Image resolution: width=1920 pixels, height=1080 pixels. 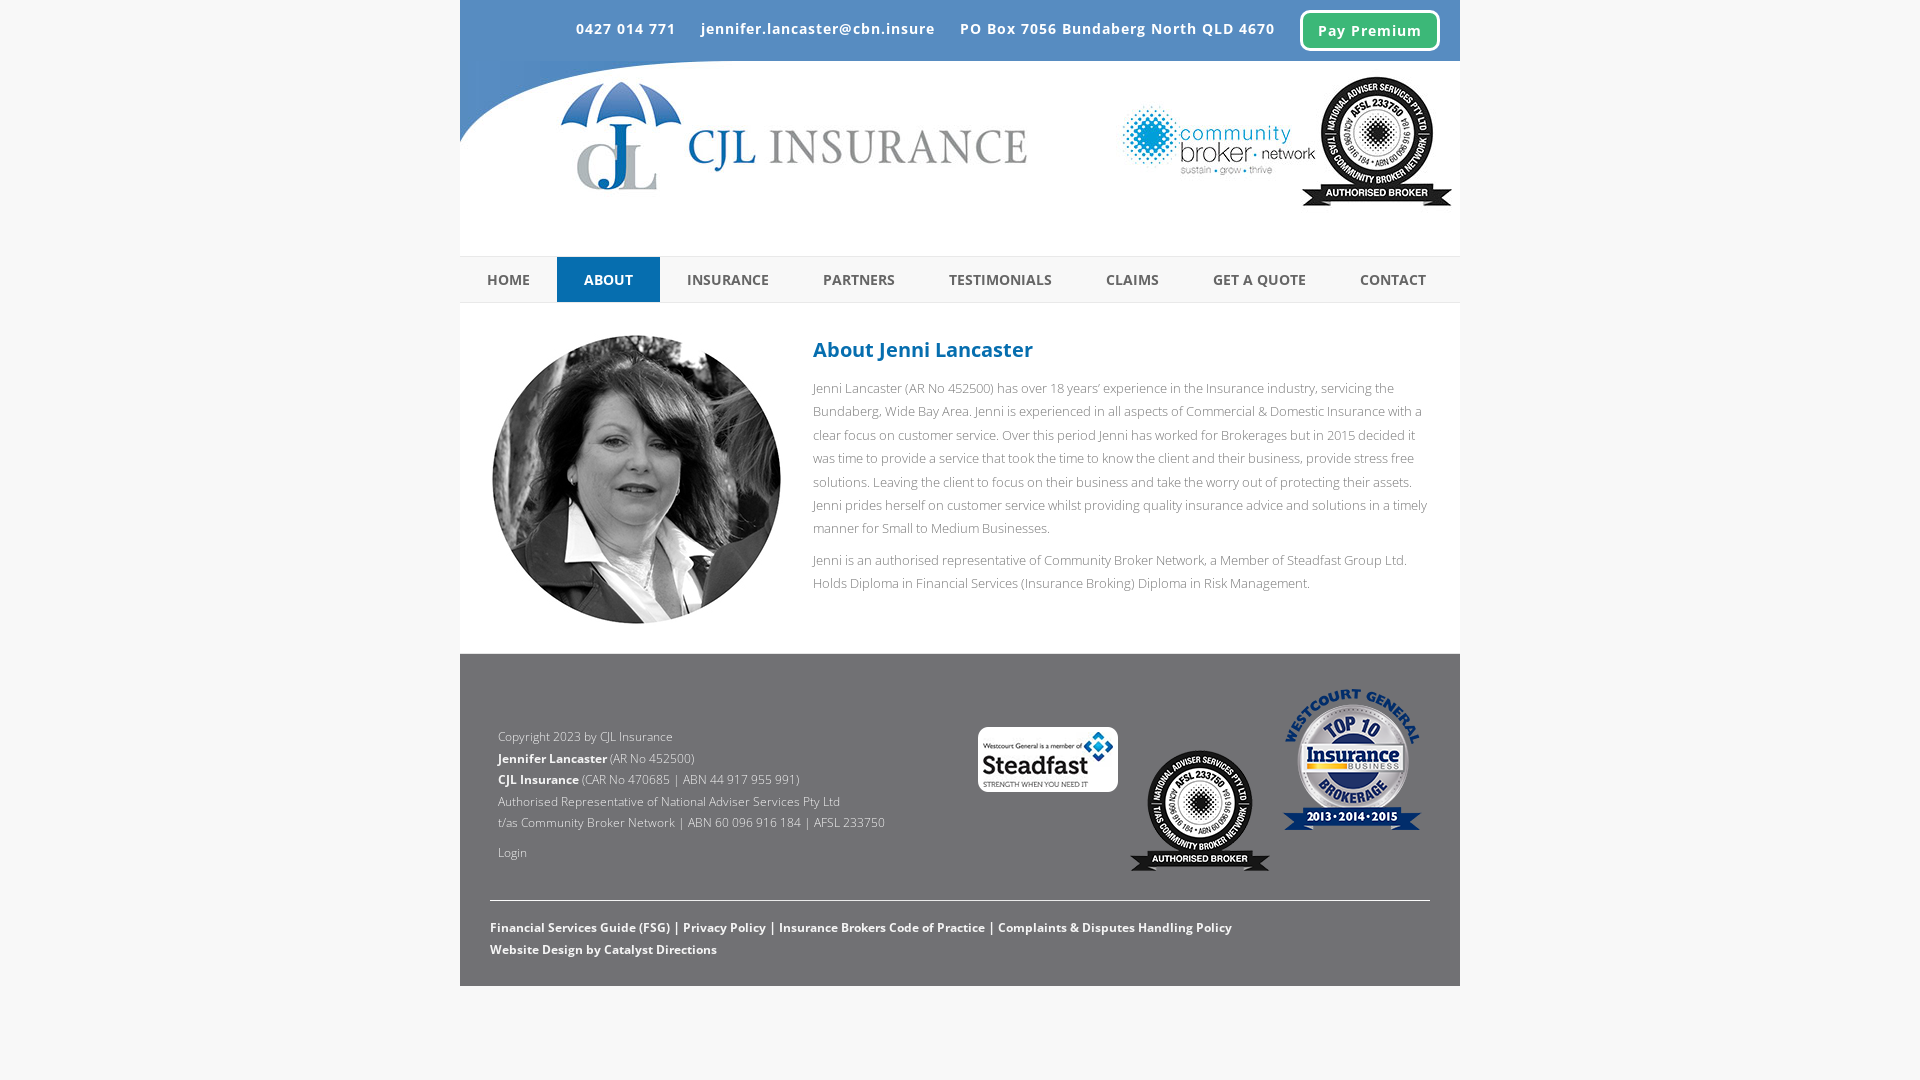 What do you see at coordinates (998, 927) in the screenshot?
I see `'Complaints & Disputes Handling Policy'` at bounding box center [998, 927].